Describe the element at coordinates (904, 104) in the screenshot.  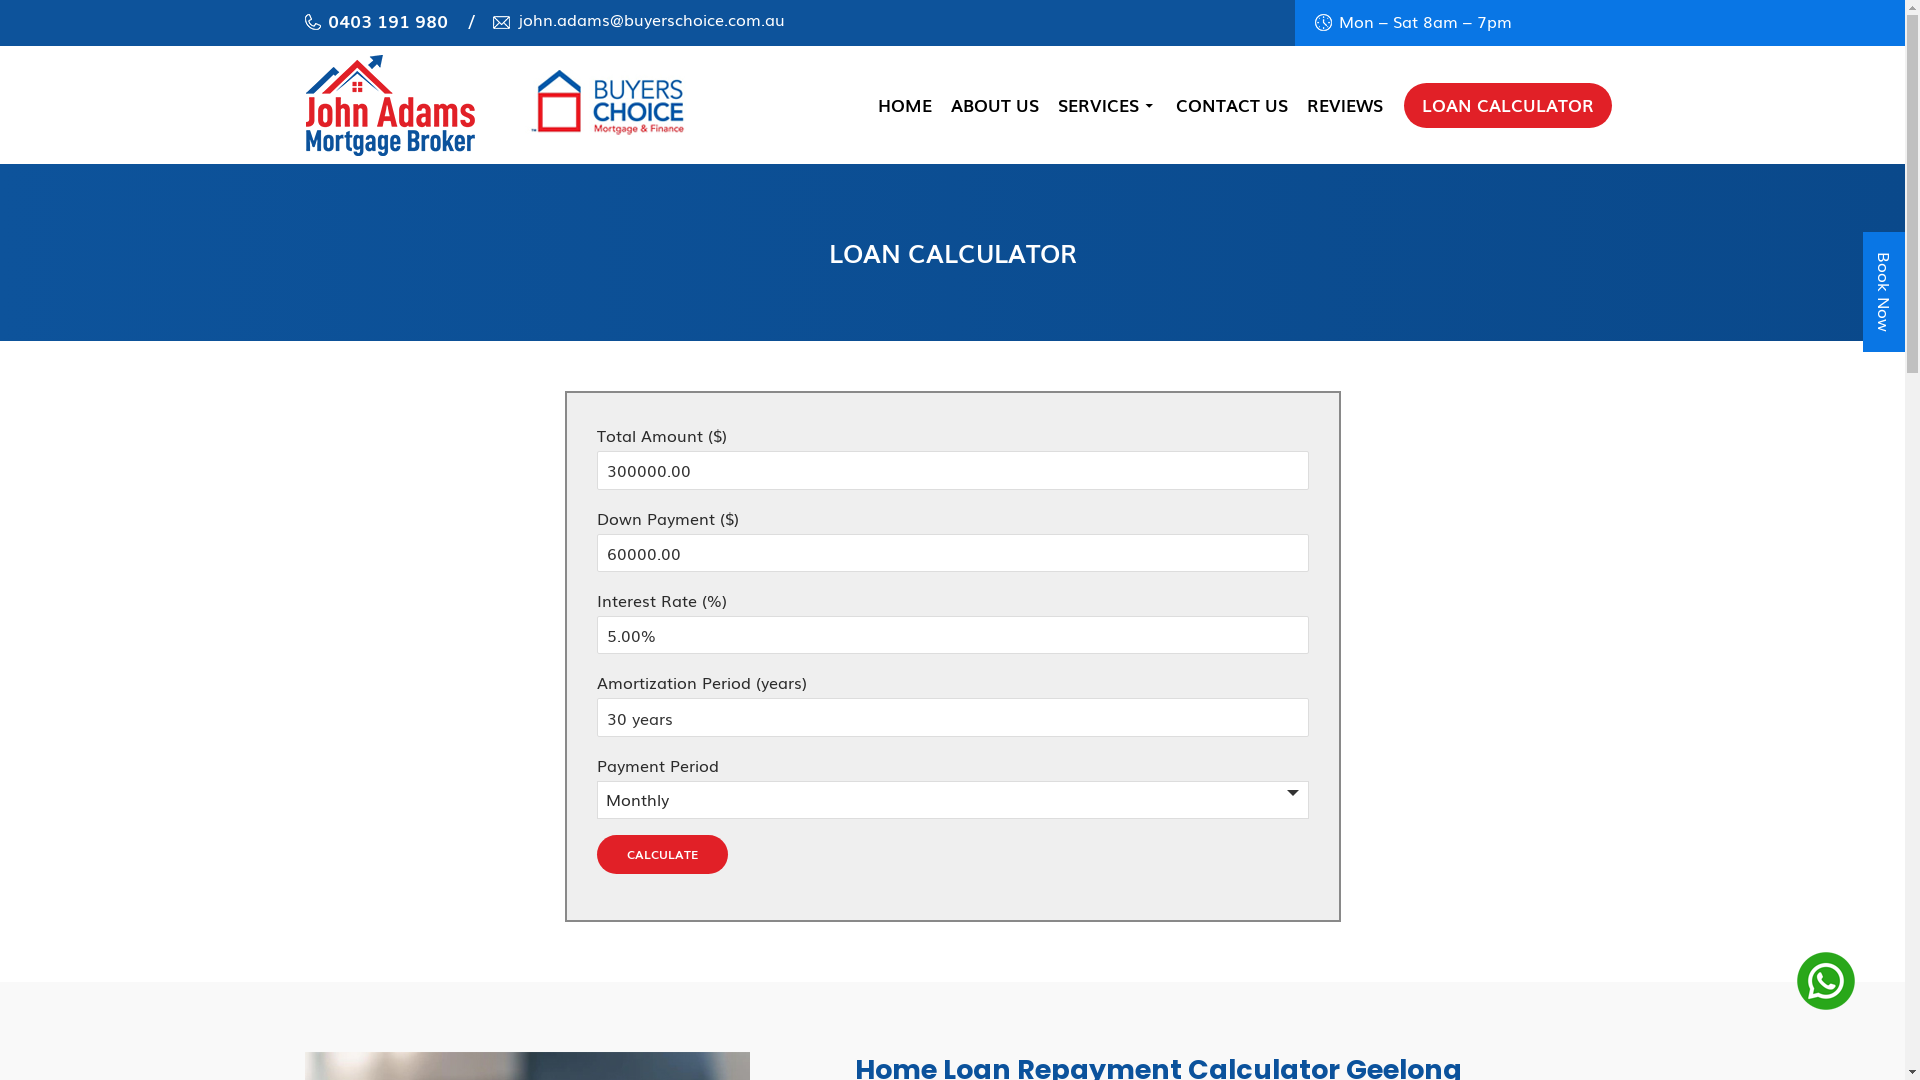
I see `'HOME'` at that location.